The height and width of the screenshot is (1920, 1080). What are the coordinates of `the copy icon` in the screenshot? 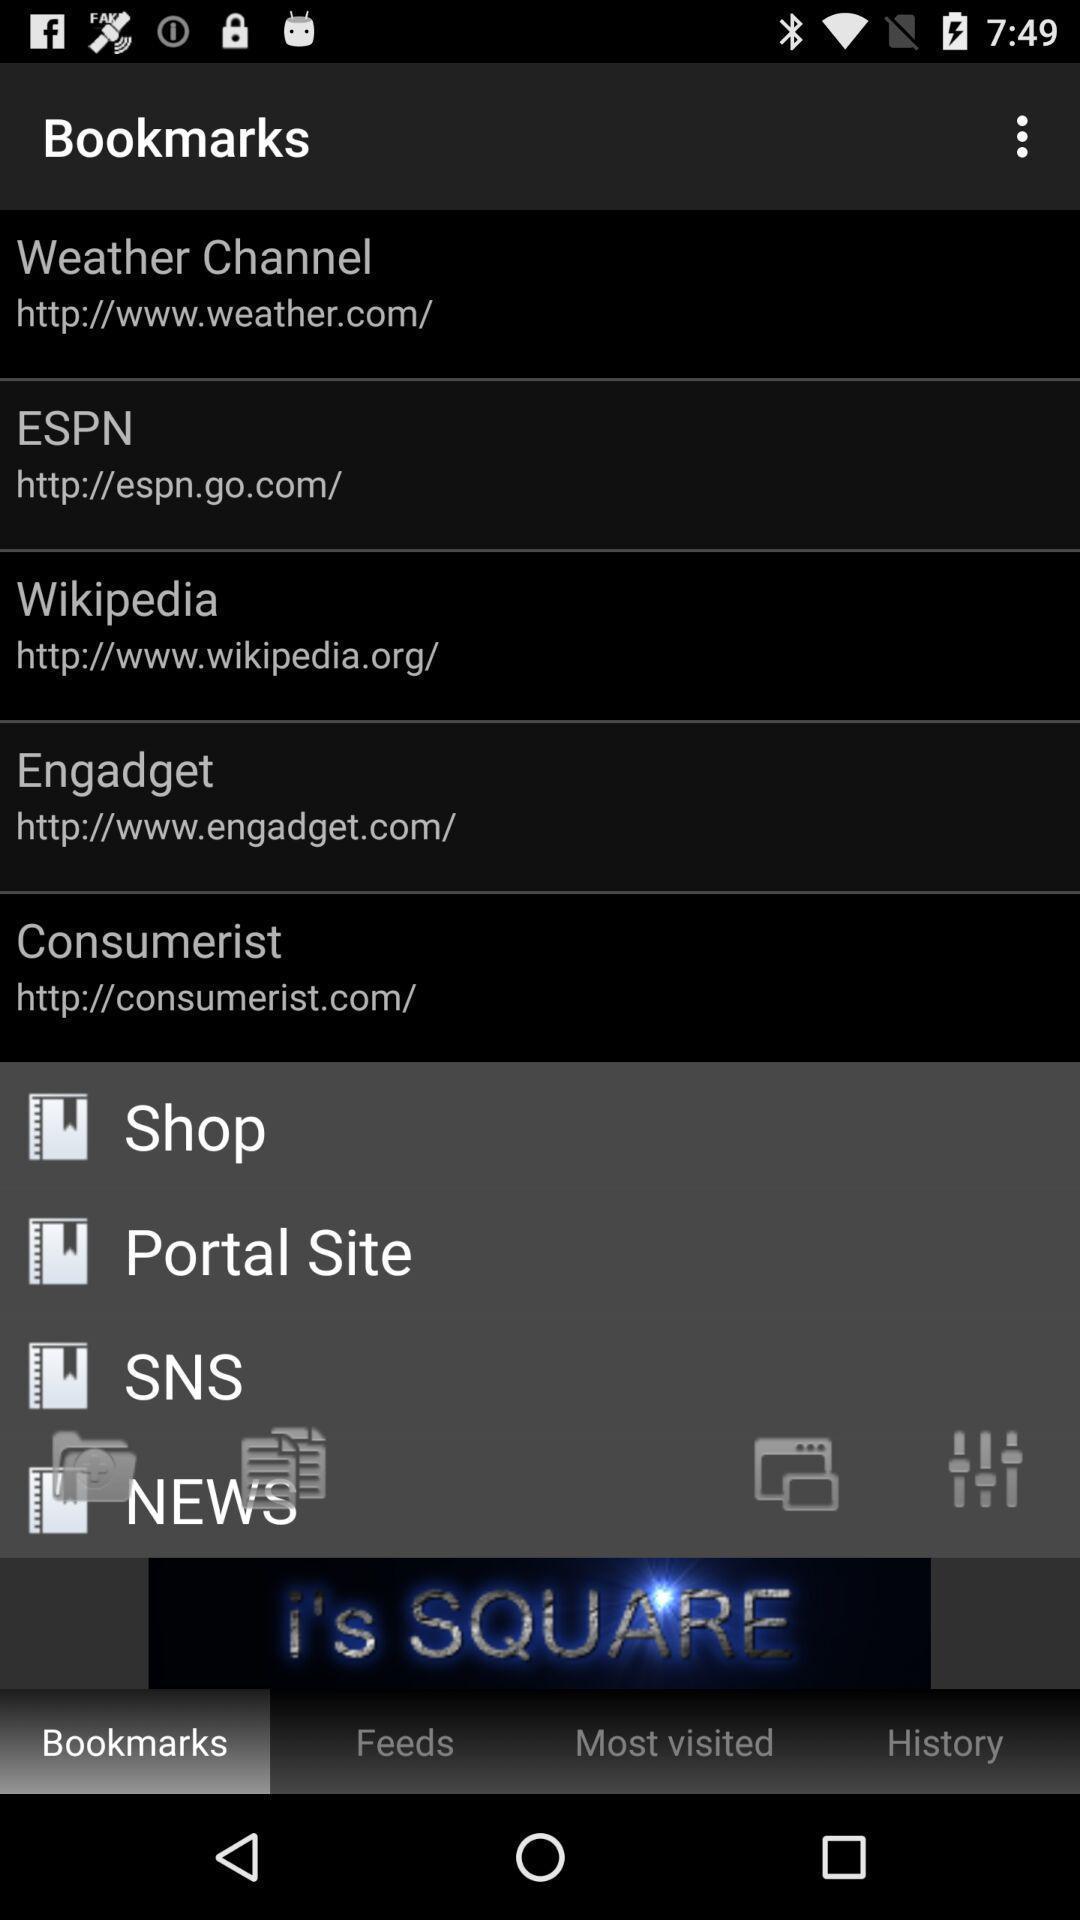 It's located at (283, 1570).